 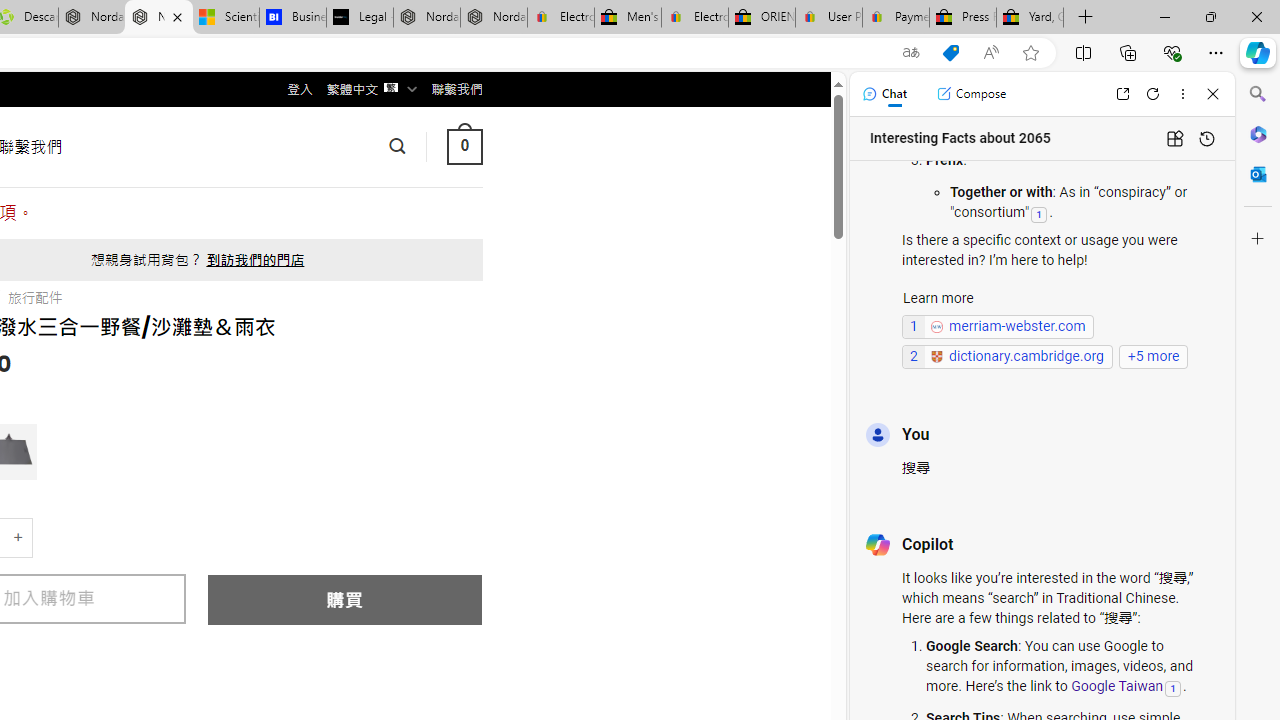 What do you see at coordinates (463, 145) in the screenshot?
I see `'  0  '` at bounding box center [463, 145].